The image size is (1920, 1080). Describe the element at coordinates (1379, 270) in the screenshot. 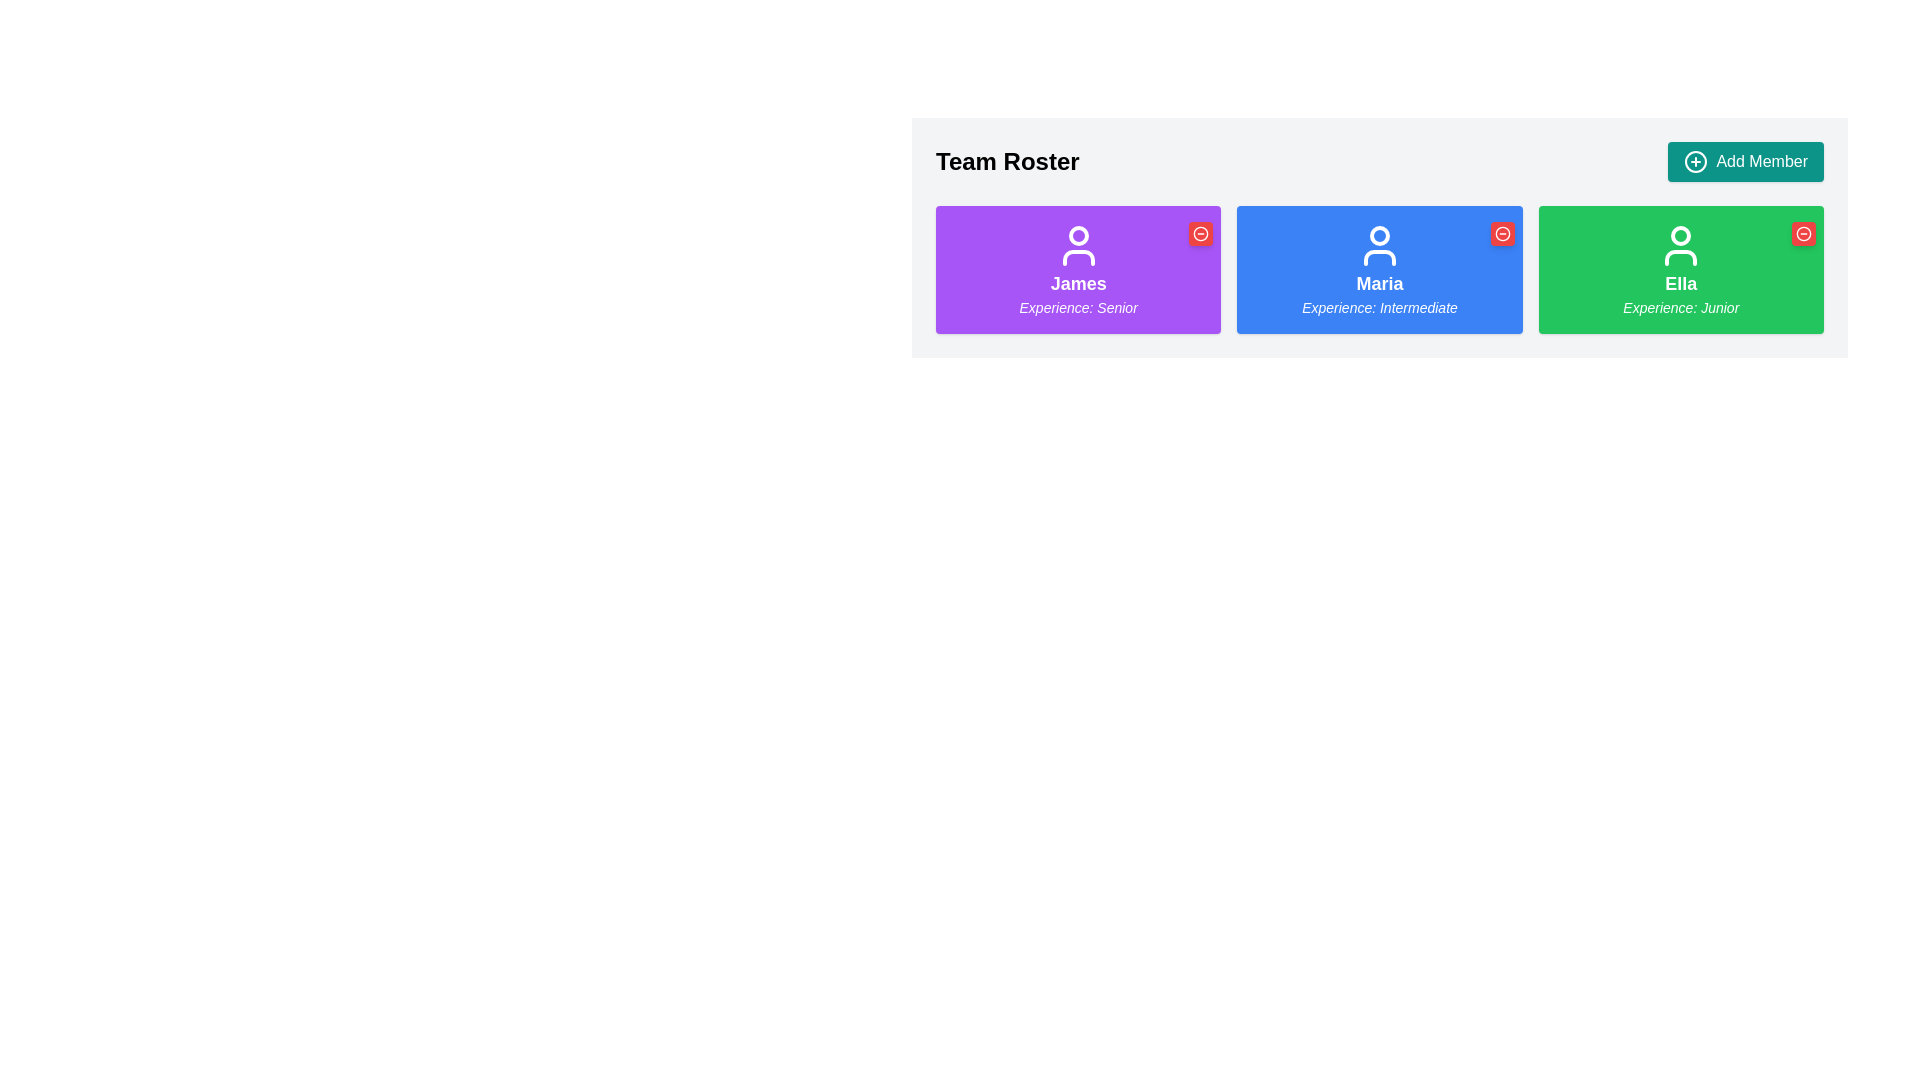

I see `the user information card displaying the team member 'Maria' with experience level 'Intermediate', located in the 'Team Roster' section between 'James' and 'Ella'` at that location.